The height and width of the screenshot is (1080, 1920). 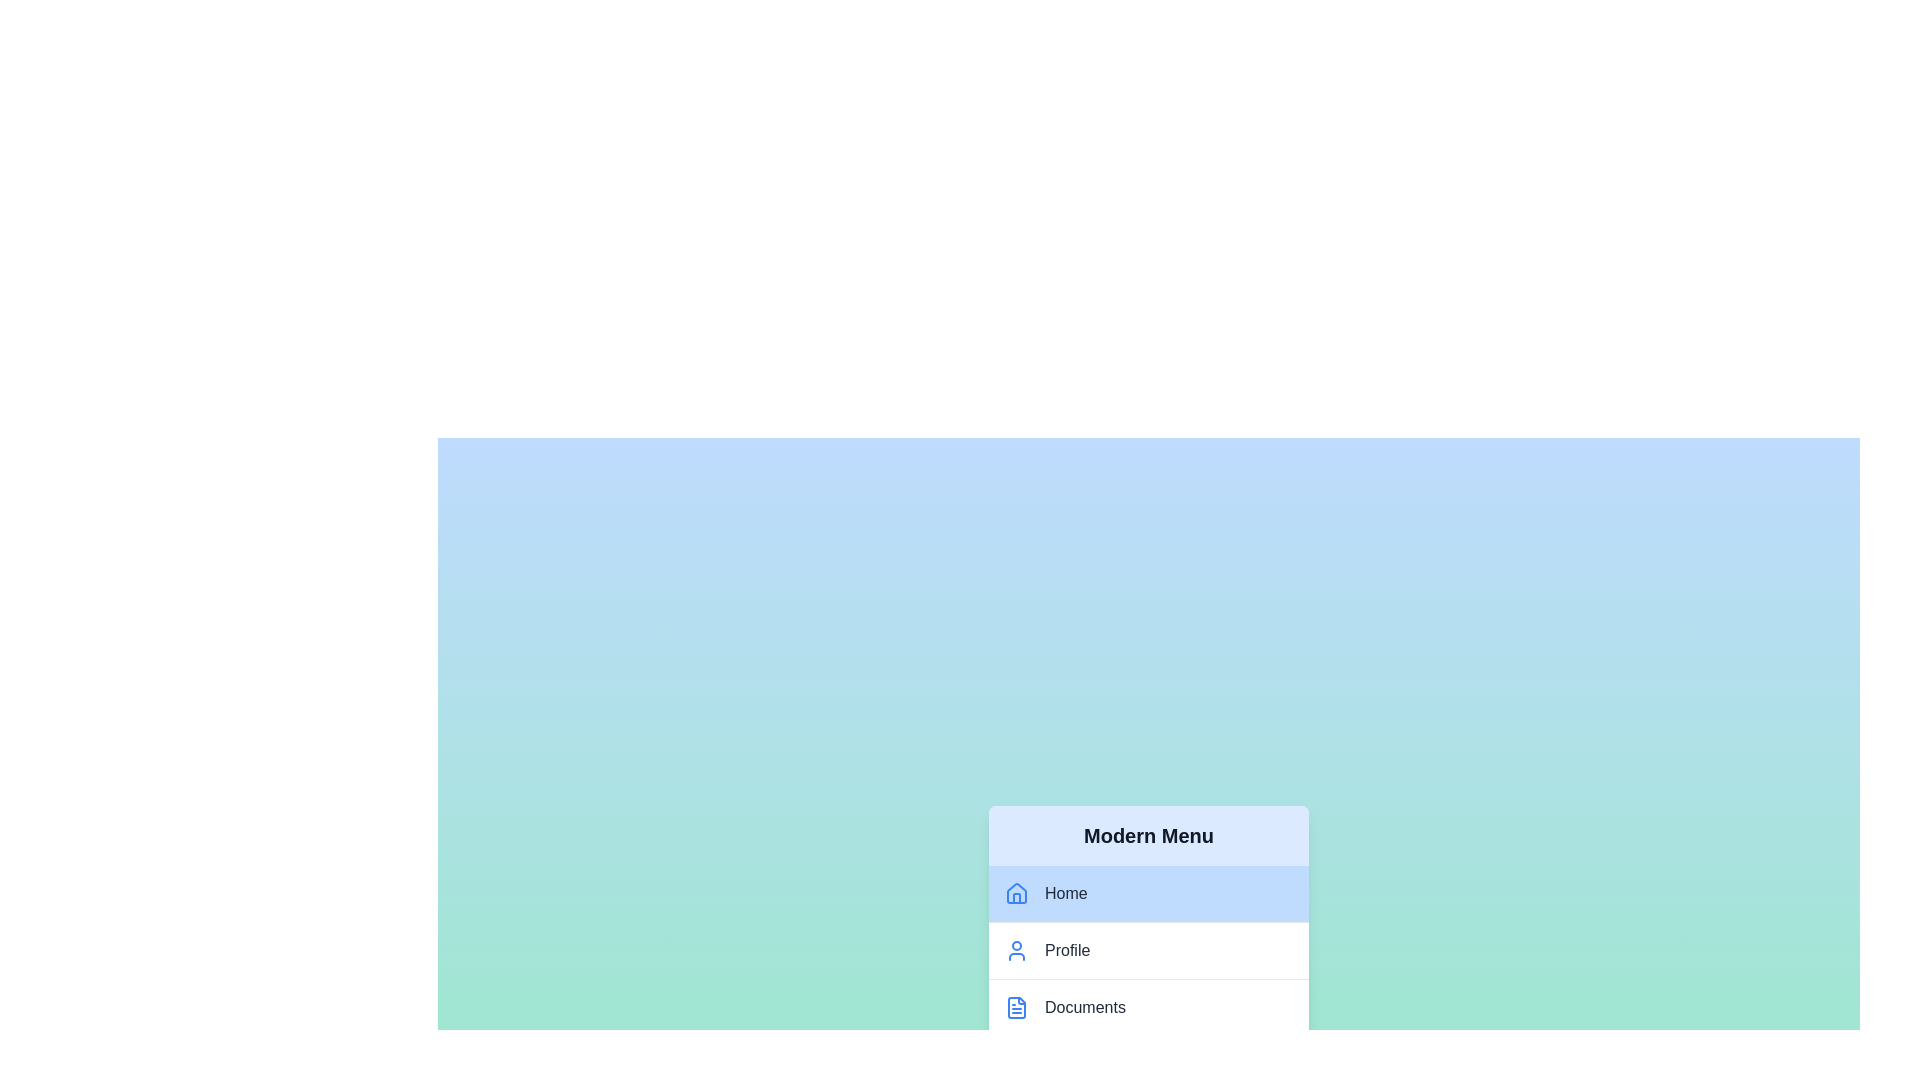 I want to click on the menu item labeled Profile to navigate to the corresponding view, so click(x=1148, y=949).